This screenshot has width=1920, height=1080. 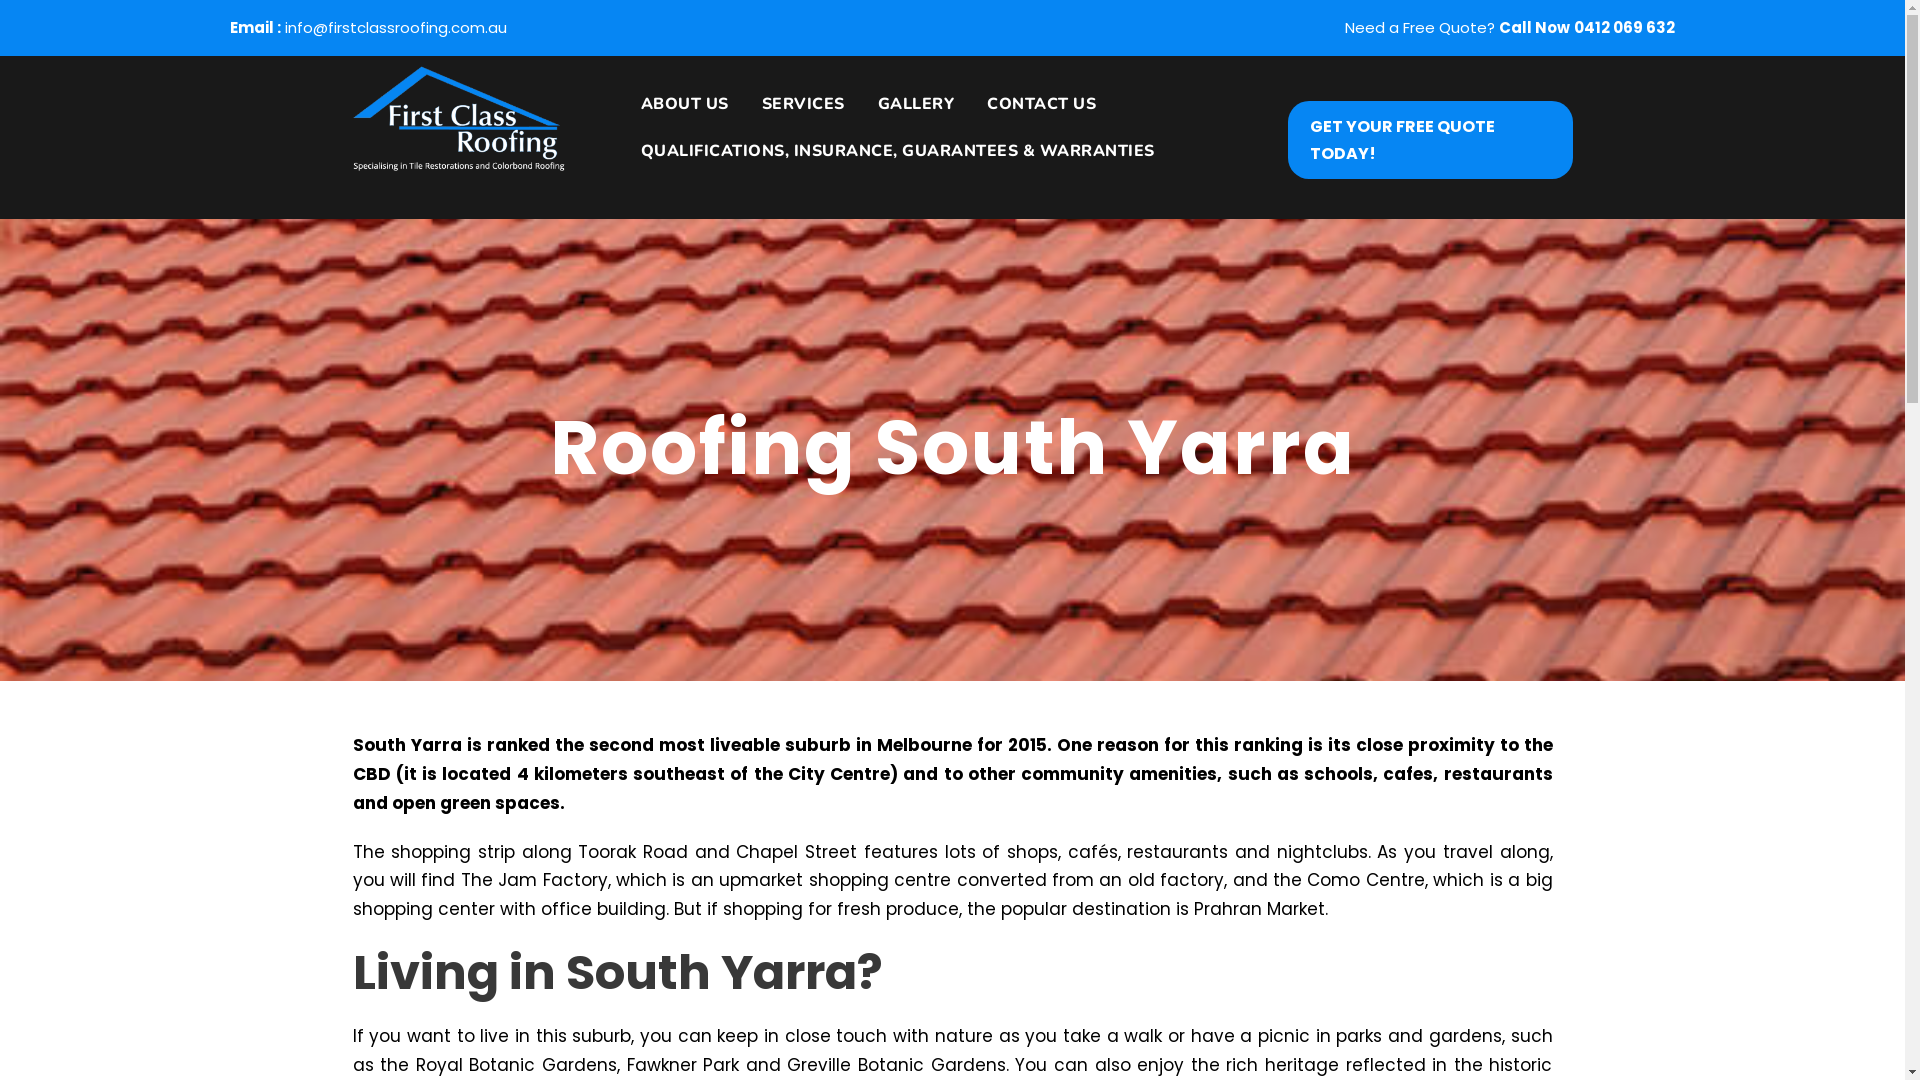 What do you see at coordinates (1429, 137) in the screenshot?
I see `'GET YOUR FREE QUOTE TODAY!'` at bounding box center [1429, 137].